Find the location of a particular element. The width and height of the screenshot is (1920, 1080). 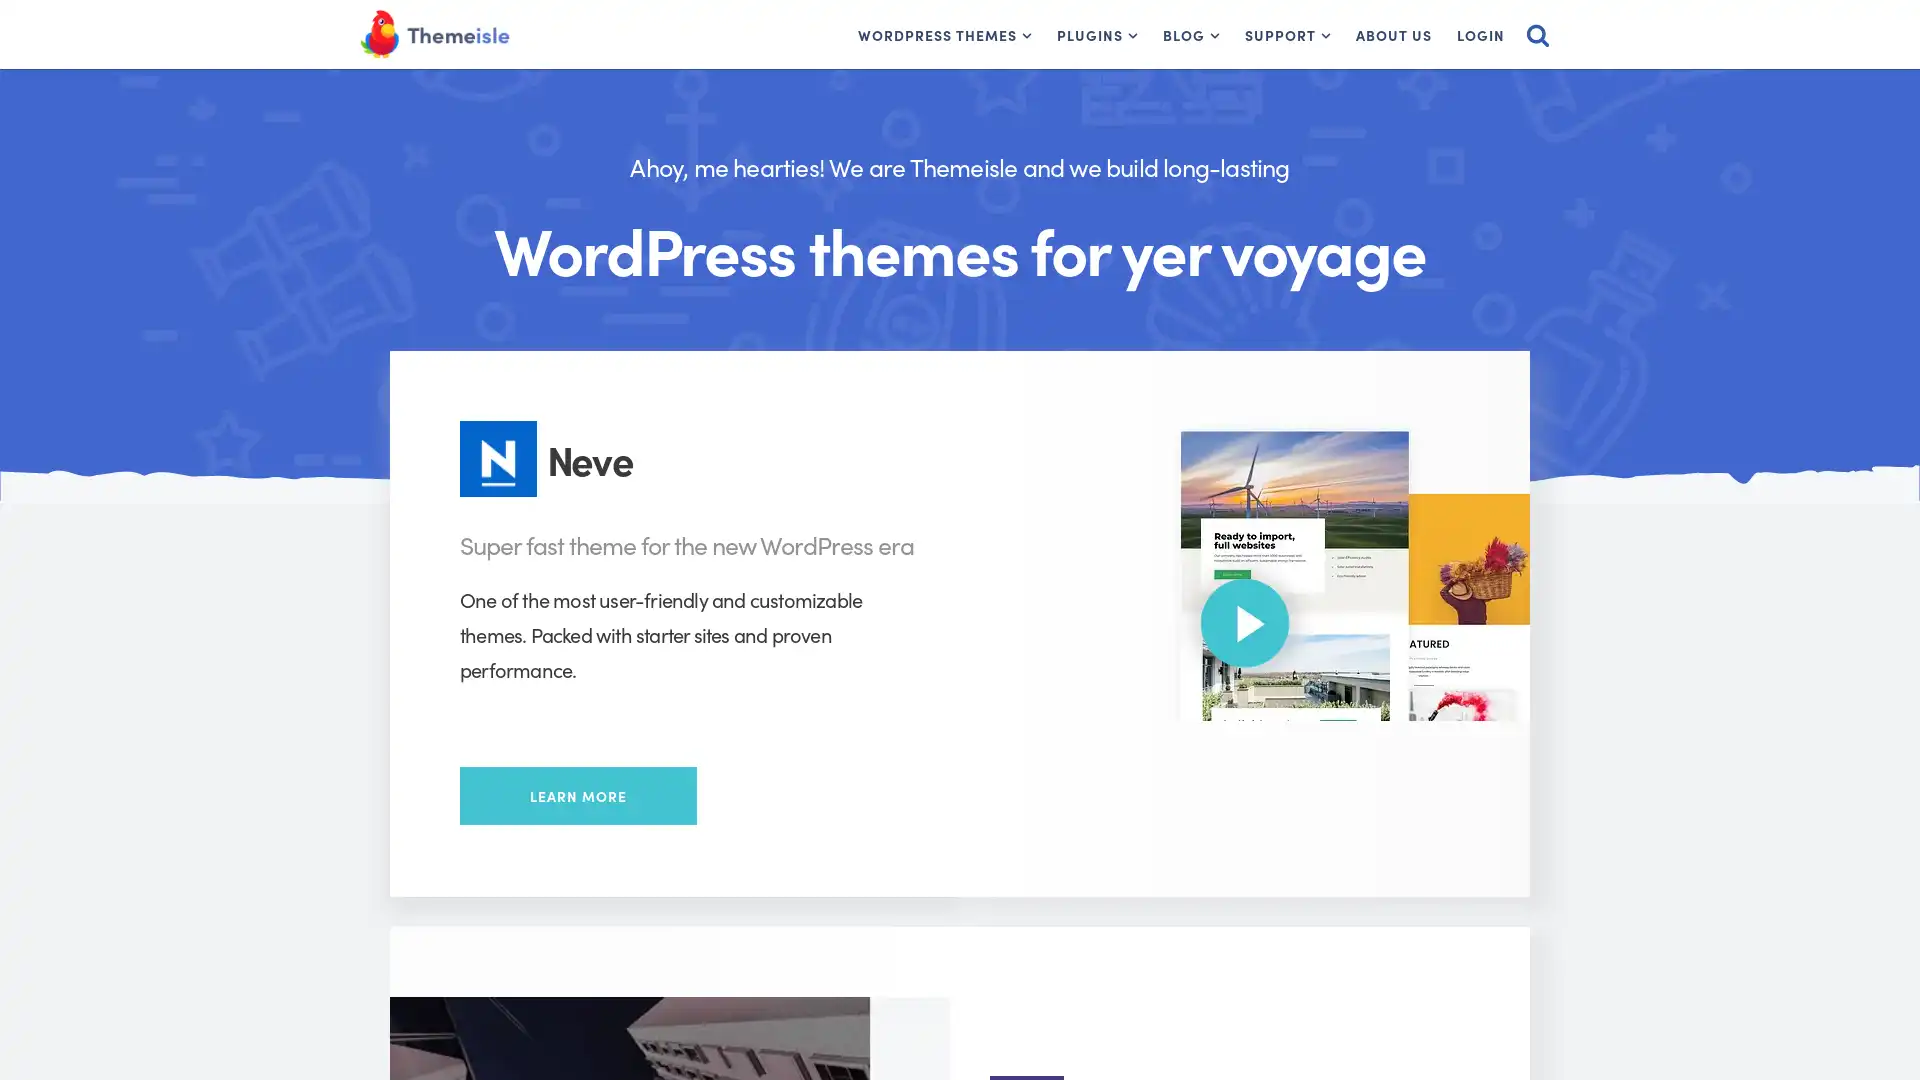

LEARN MORE is located at coordinates (577, 794).